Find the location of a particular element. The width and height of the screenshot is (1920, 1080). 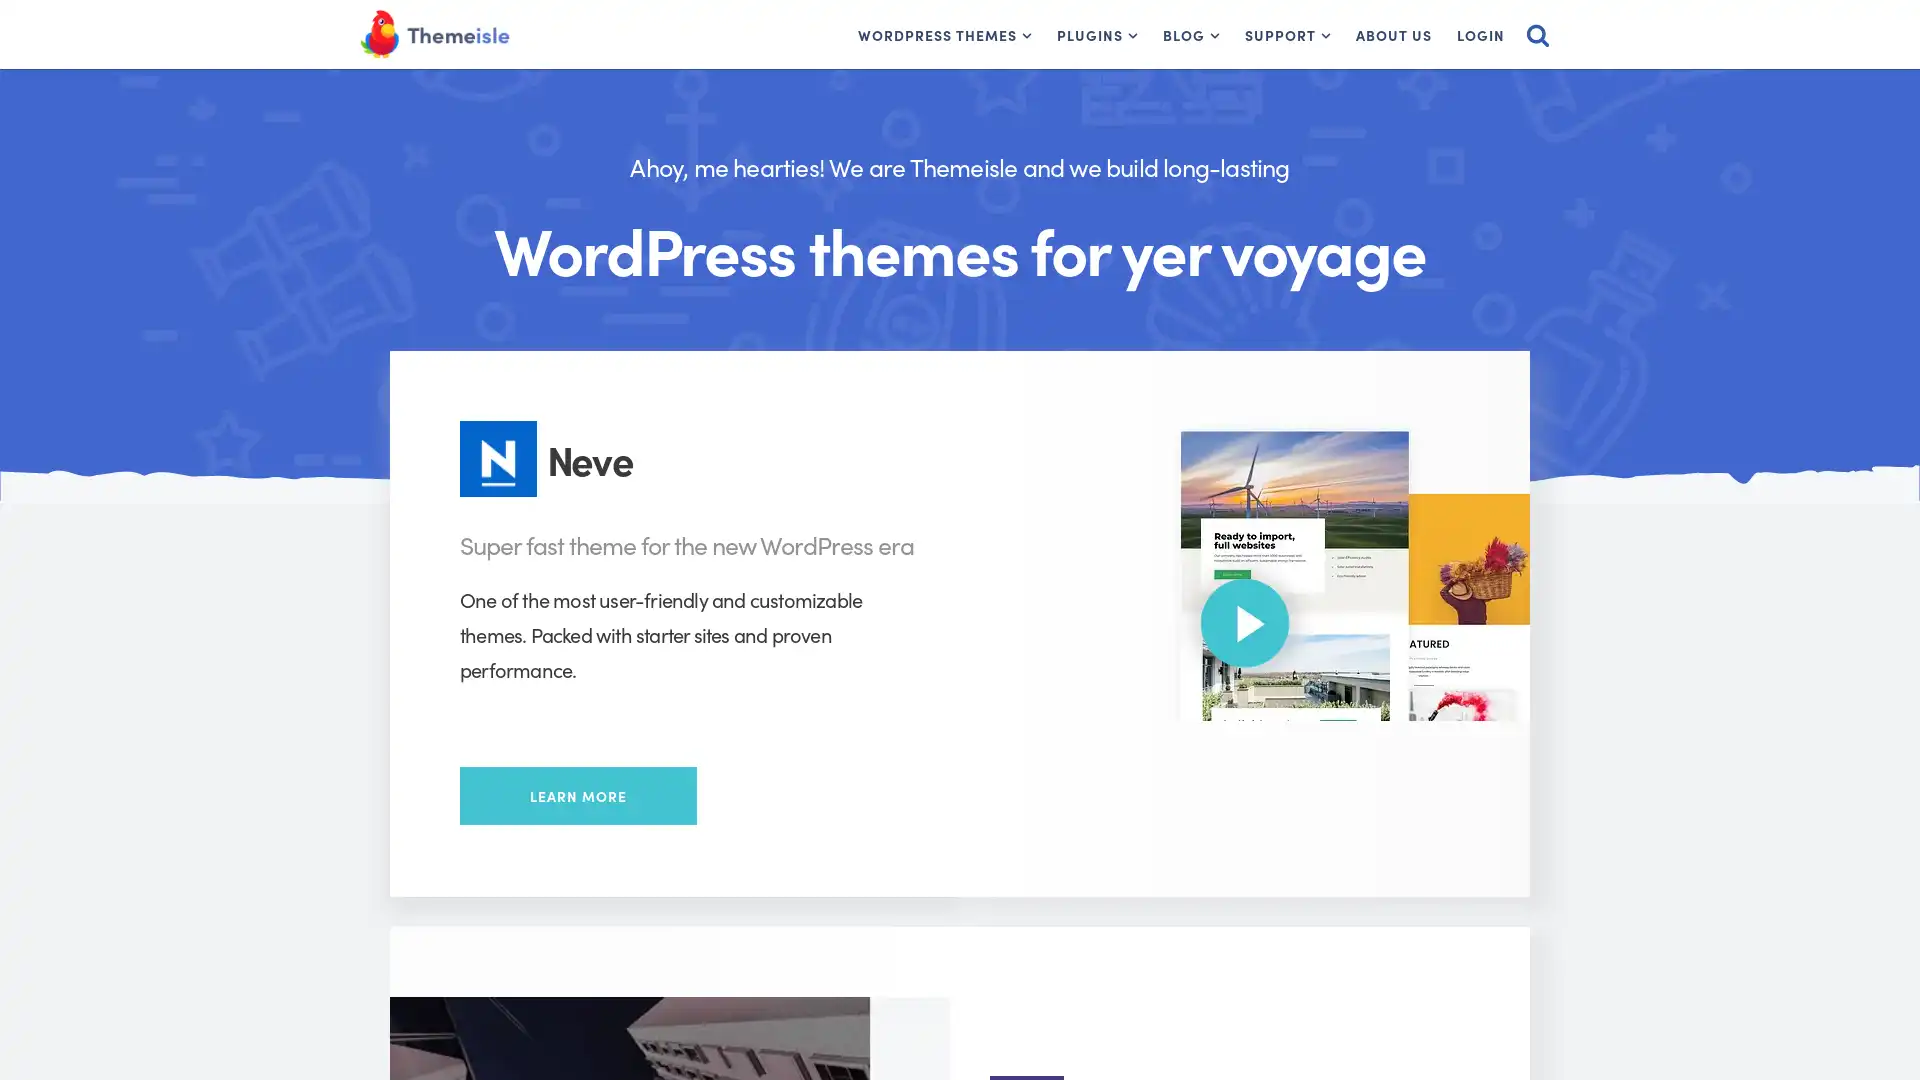

LEARN MORE is located at coordinates (577, 794).